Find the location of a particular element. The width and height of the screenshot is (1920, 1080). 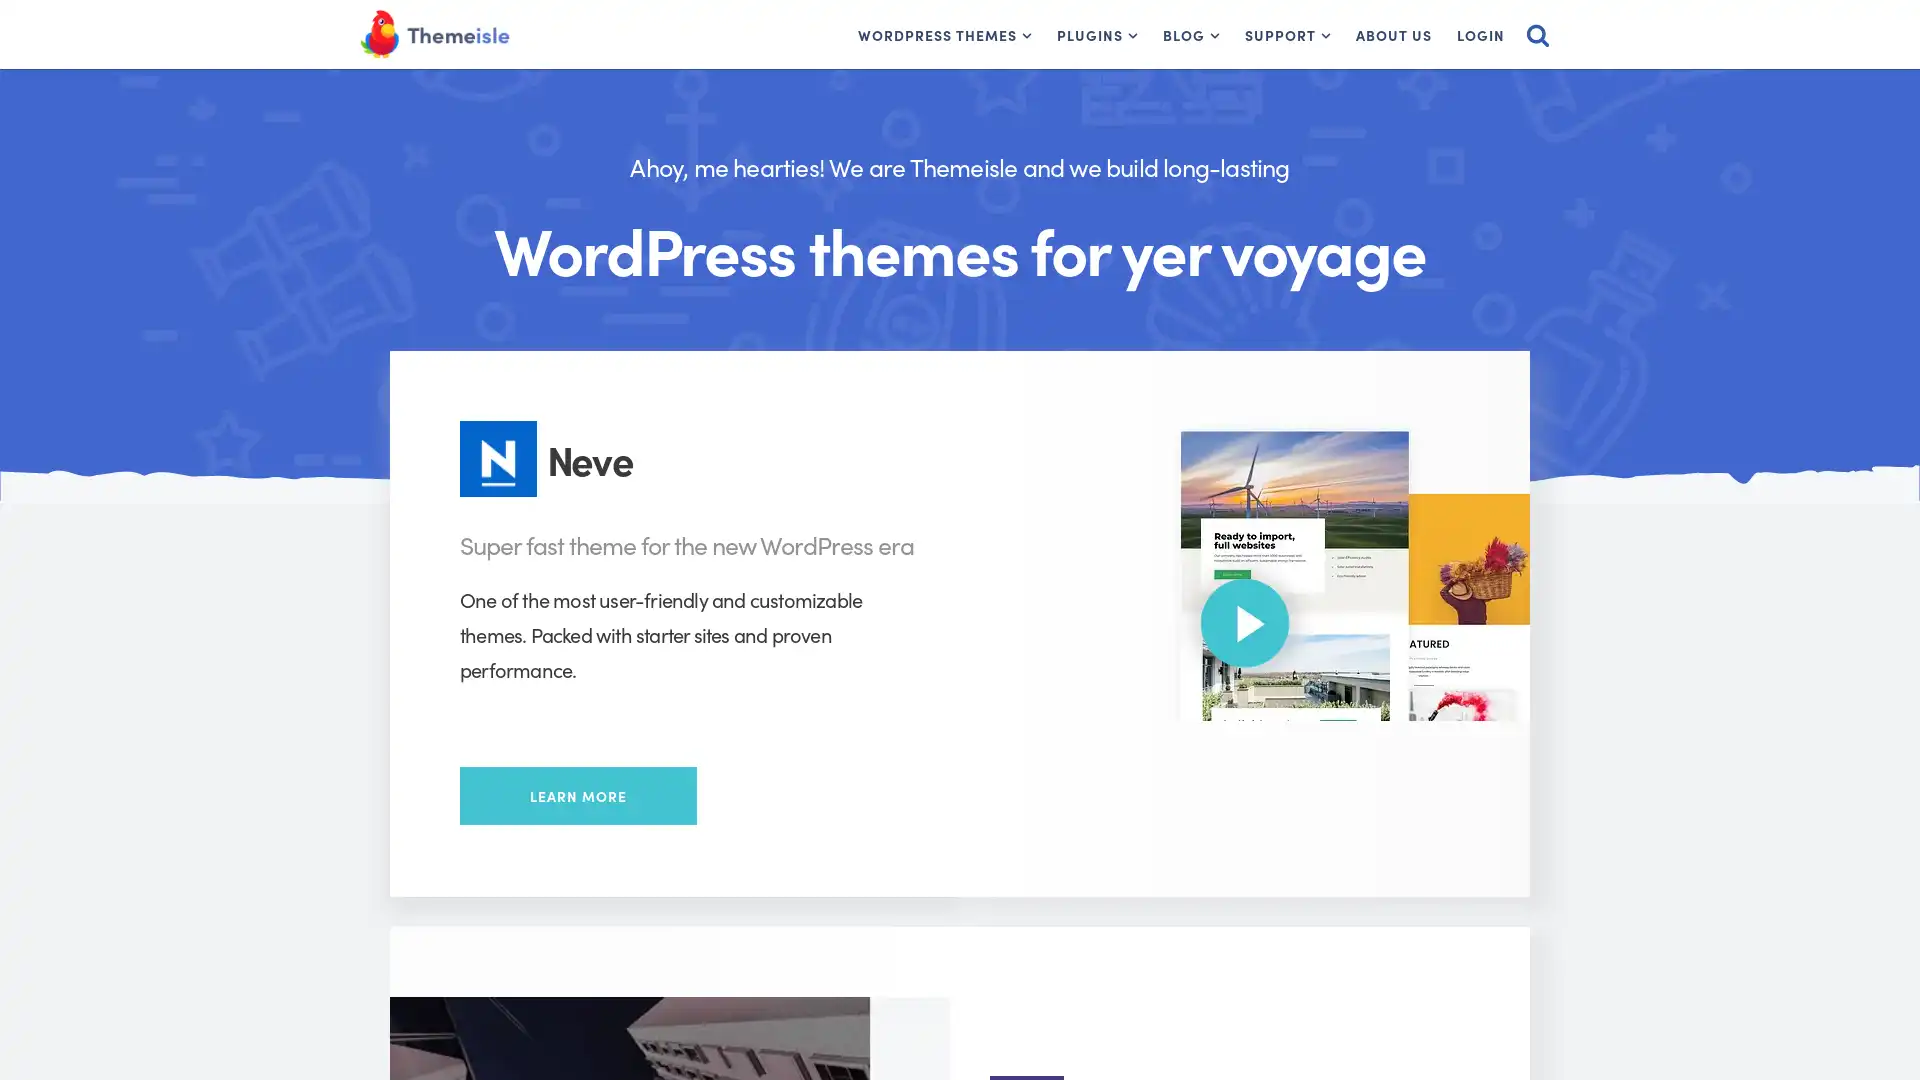

LEARN MORE is located at coordinates (577, 794).